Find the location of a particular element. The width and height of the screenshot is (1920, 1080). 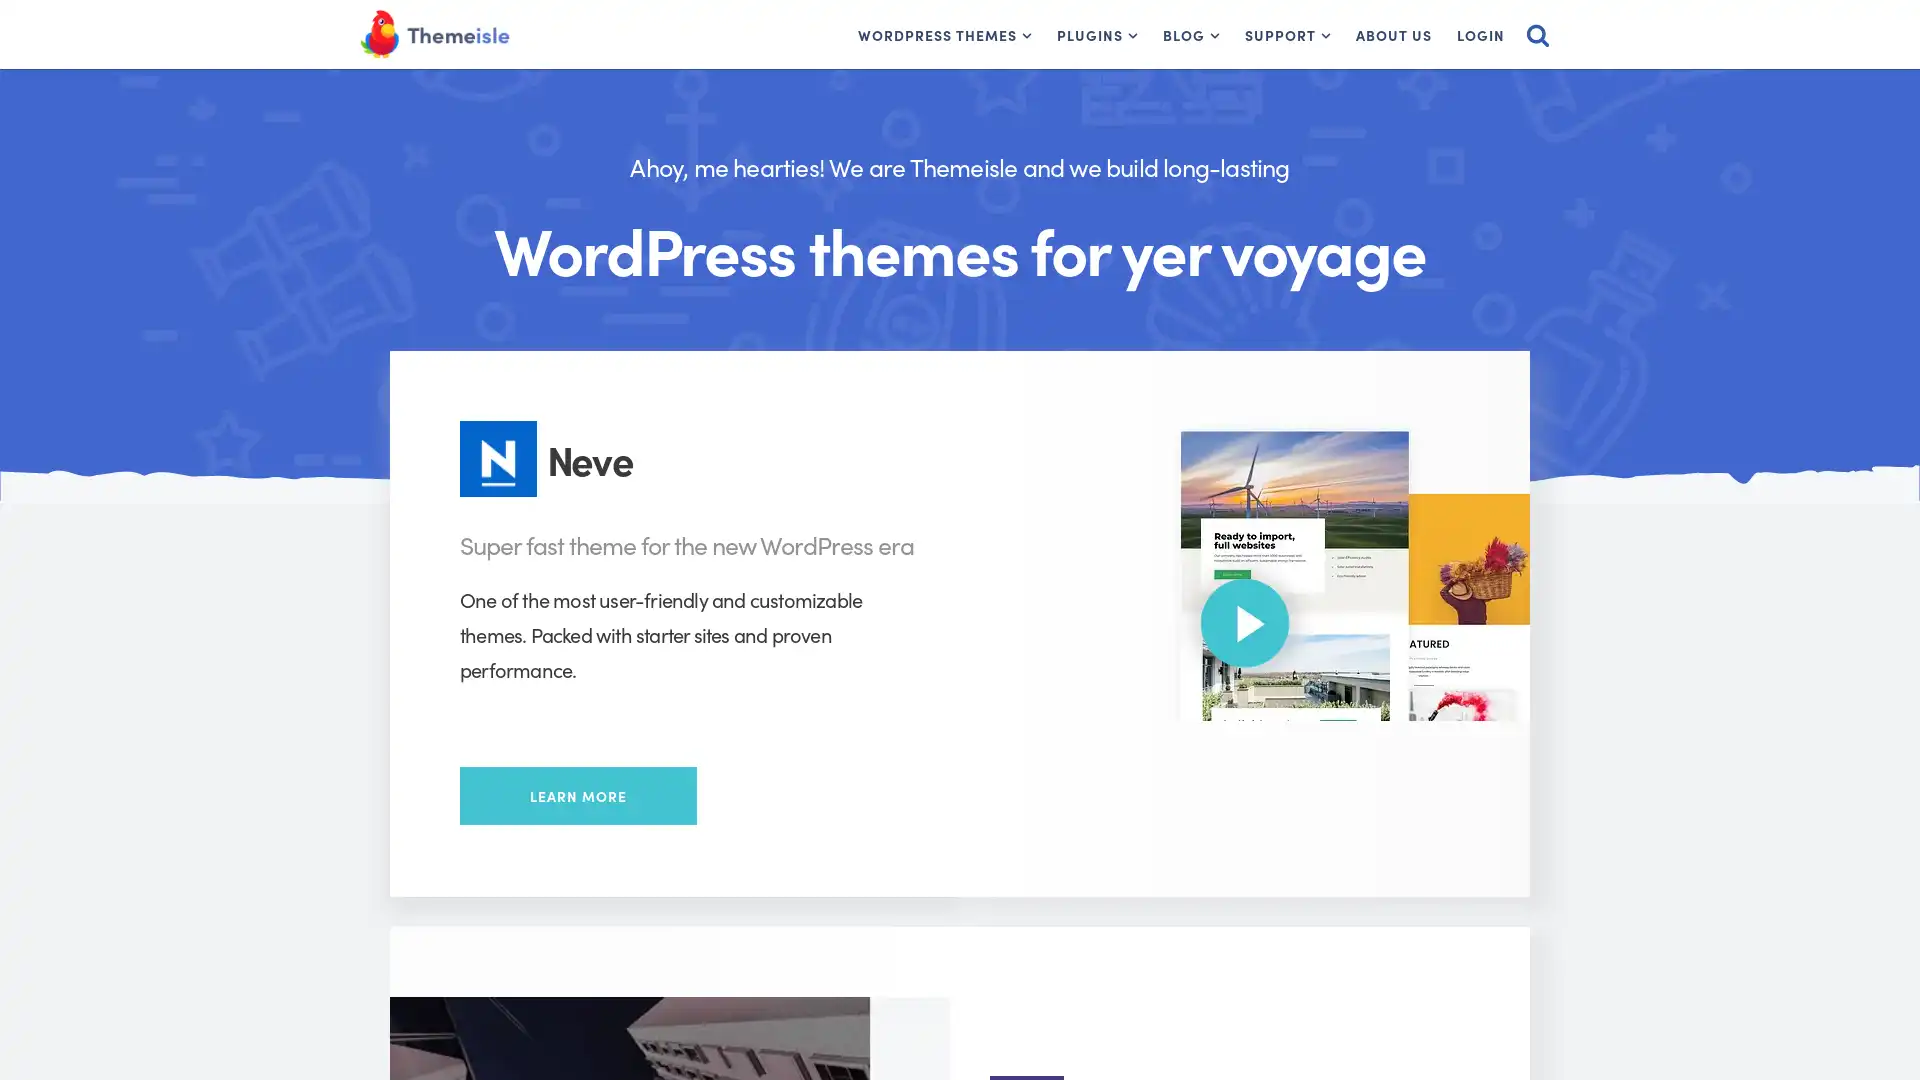

LEARN MORE is located at coordinates (577, 794).